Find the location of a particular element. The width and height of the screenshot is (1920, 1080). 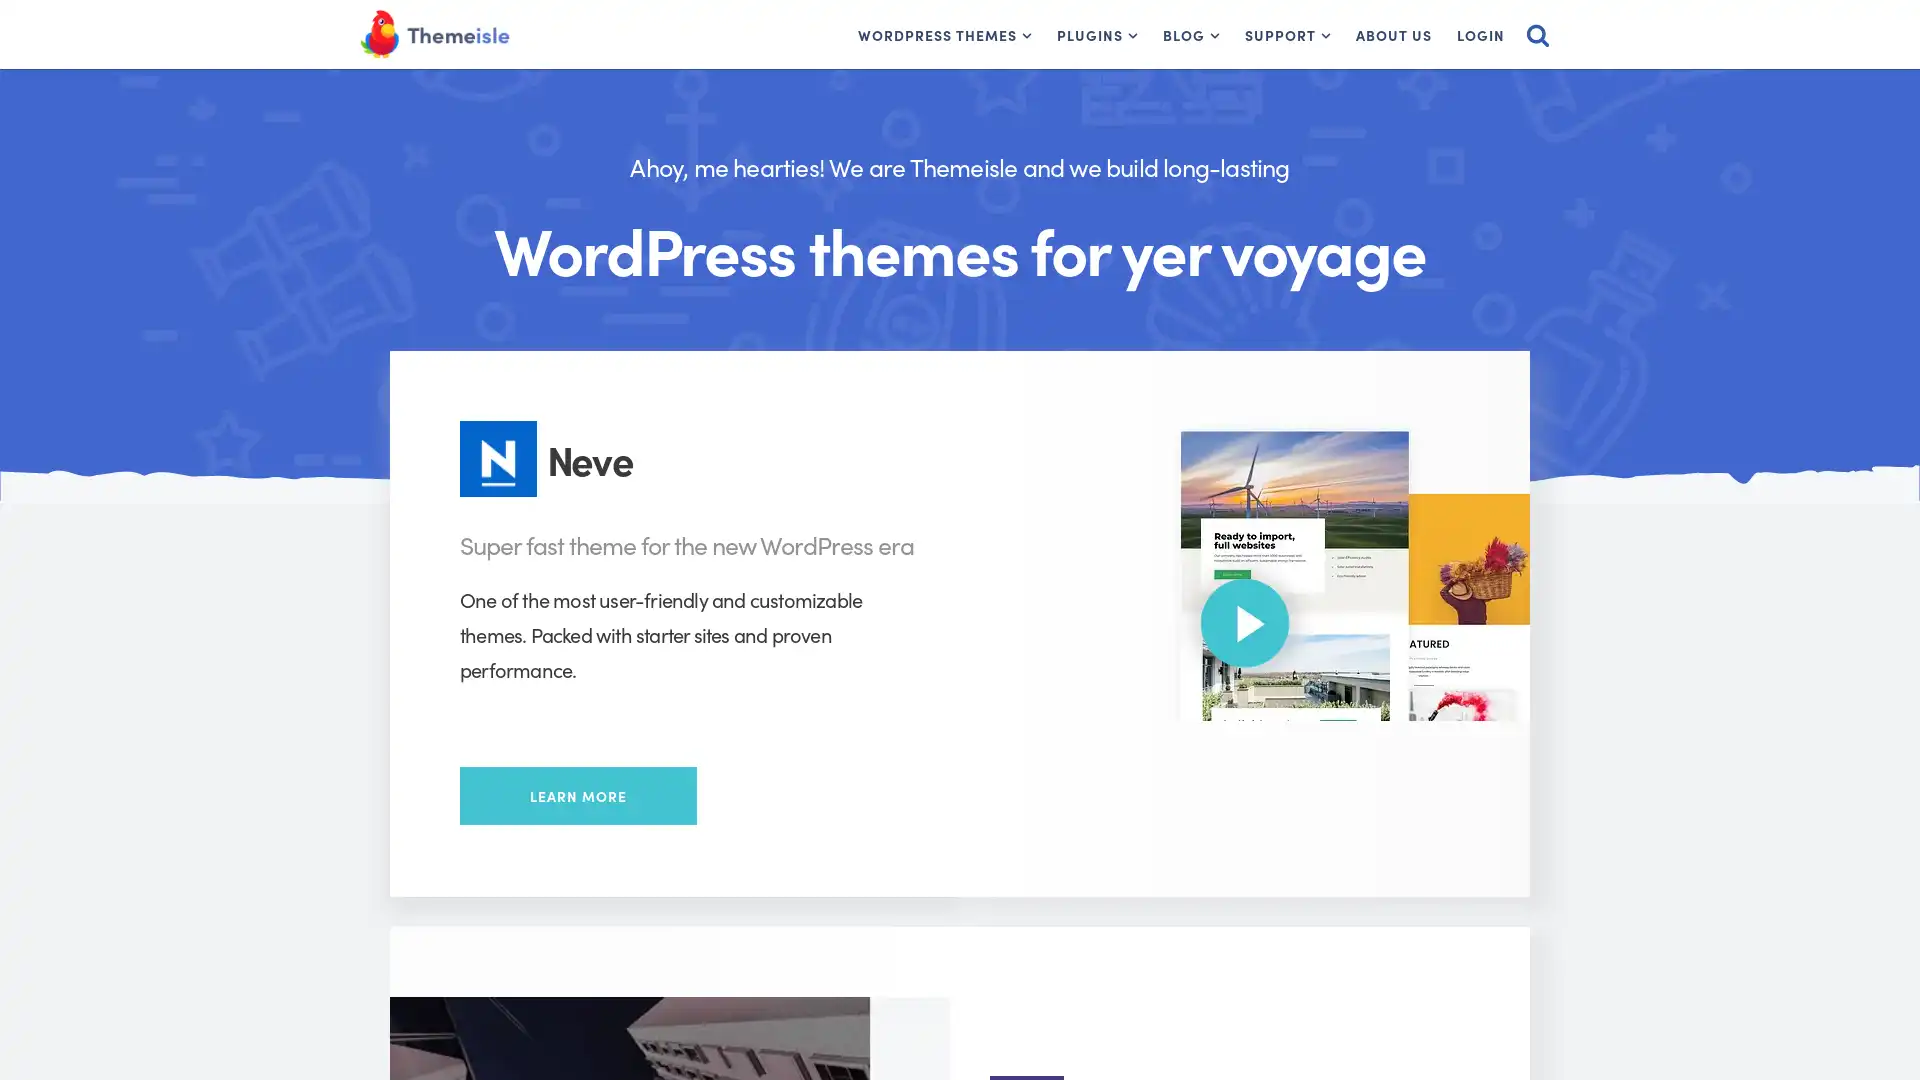

LEARN MORE is located at coordinates (577, 794).